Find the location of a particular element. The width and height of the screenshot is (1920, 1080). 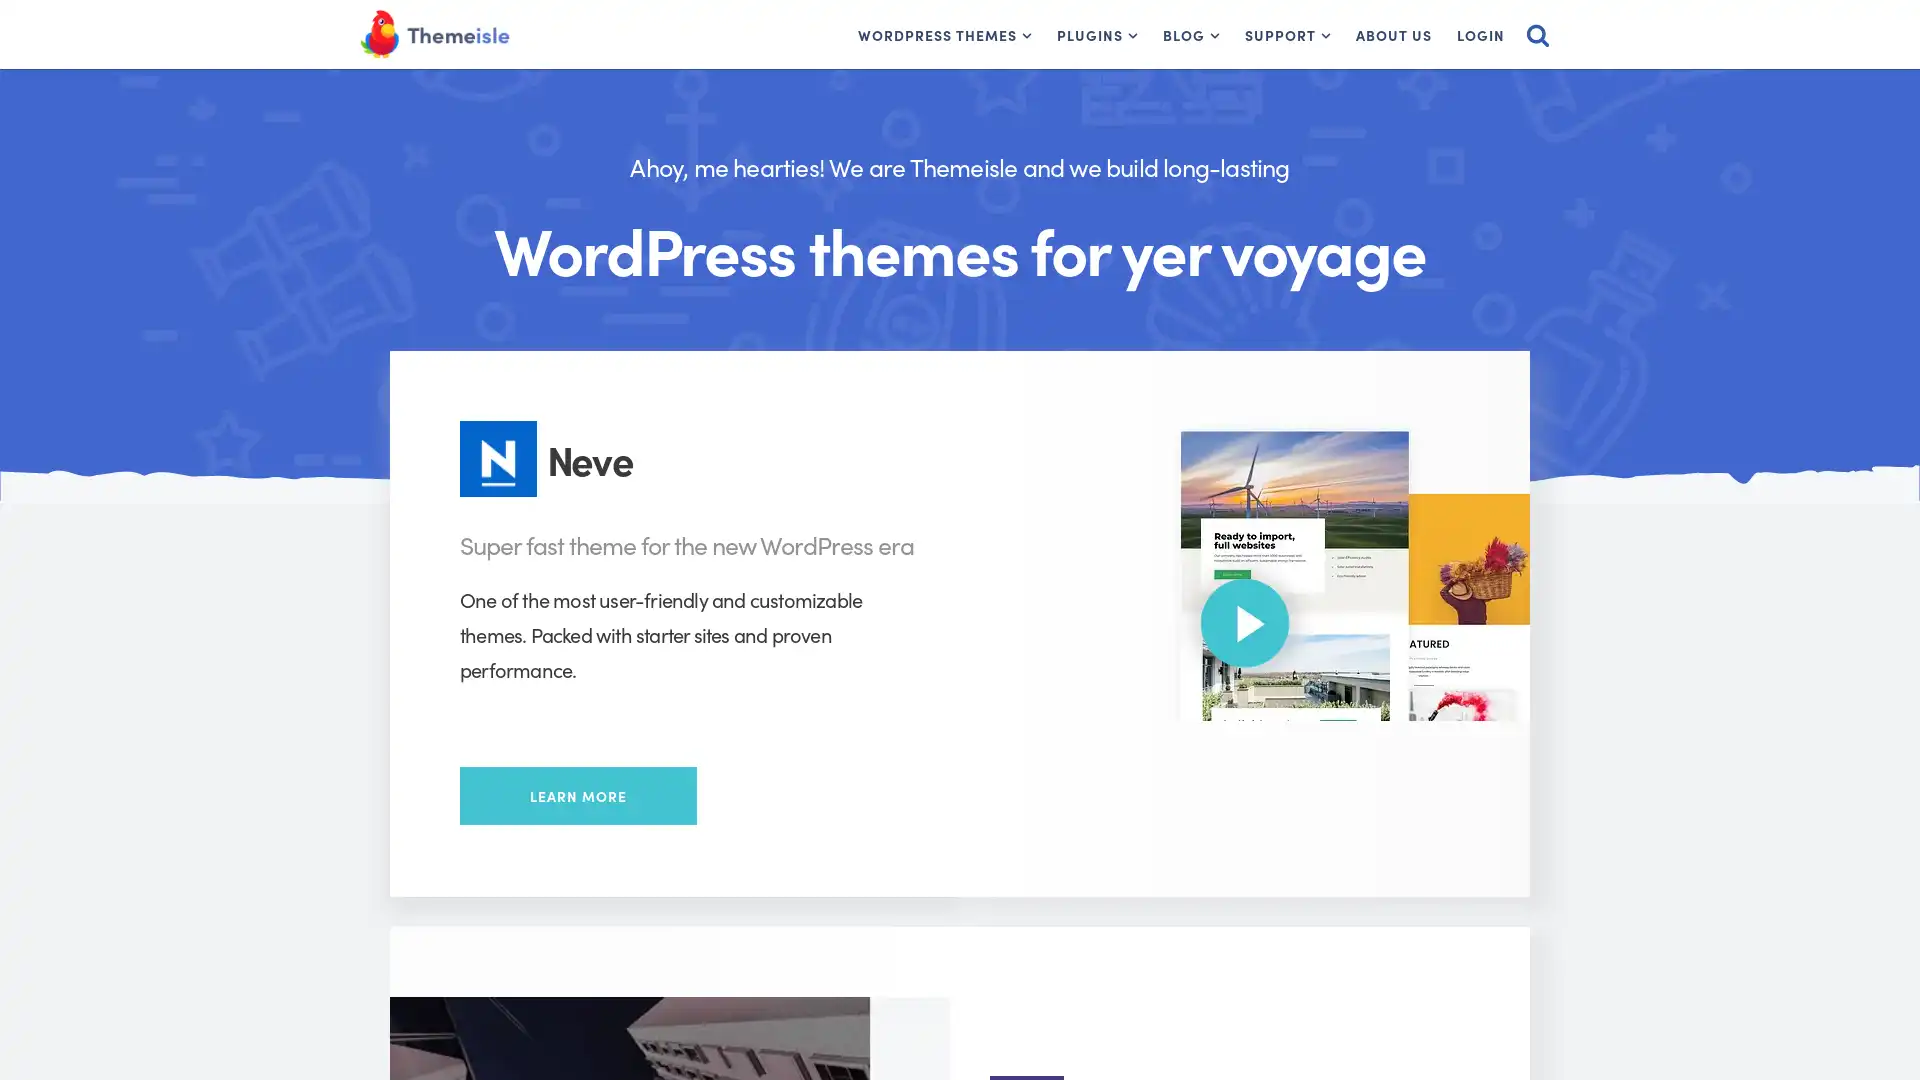

LEARN MORE is located at coordinates (577, 794).